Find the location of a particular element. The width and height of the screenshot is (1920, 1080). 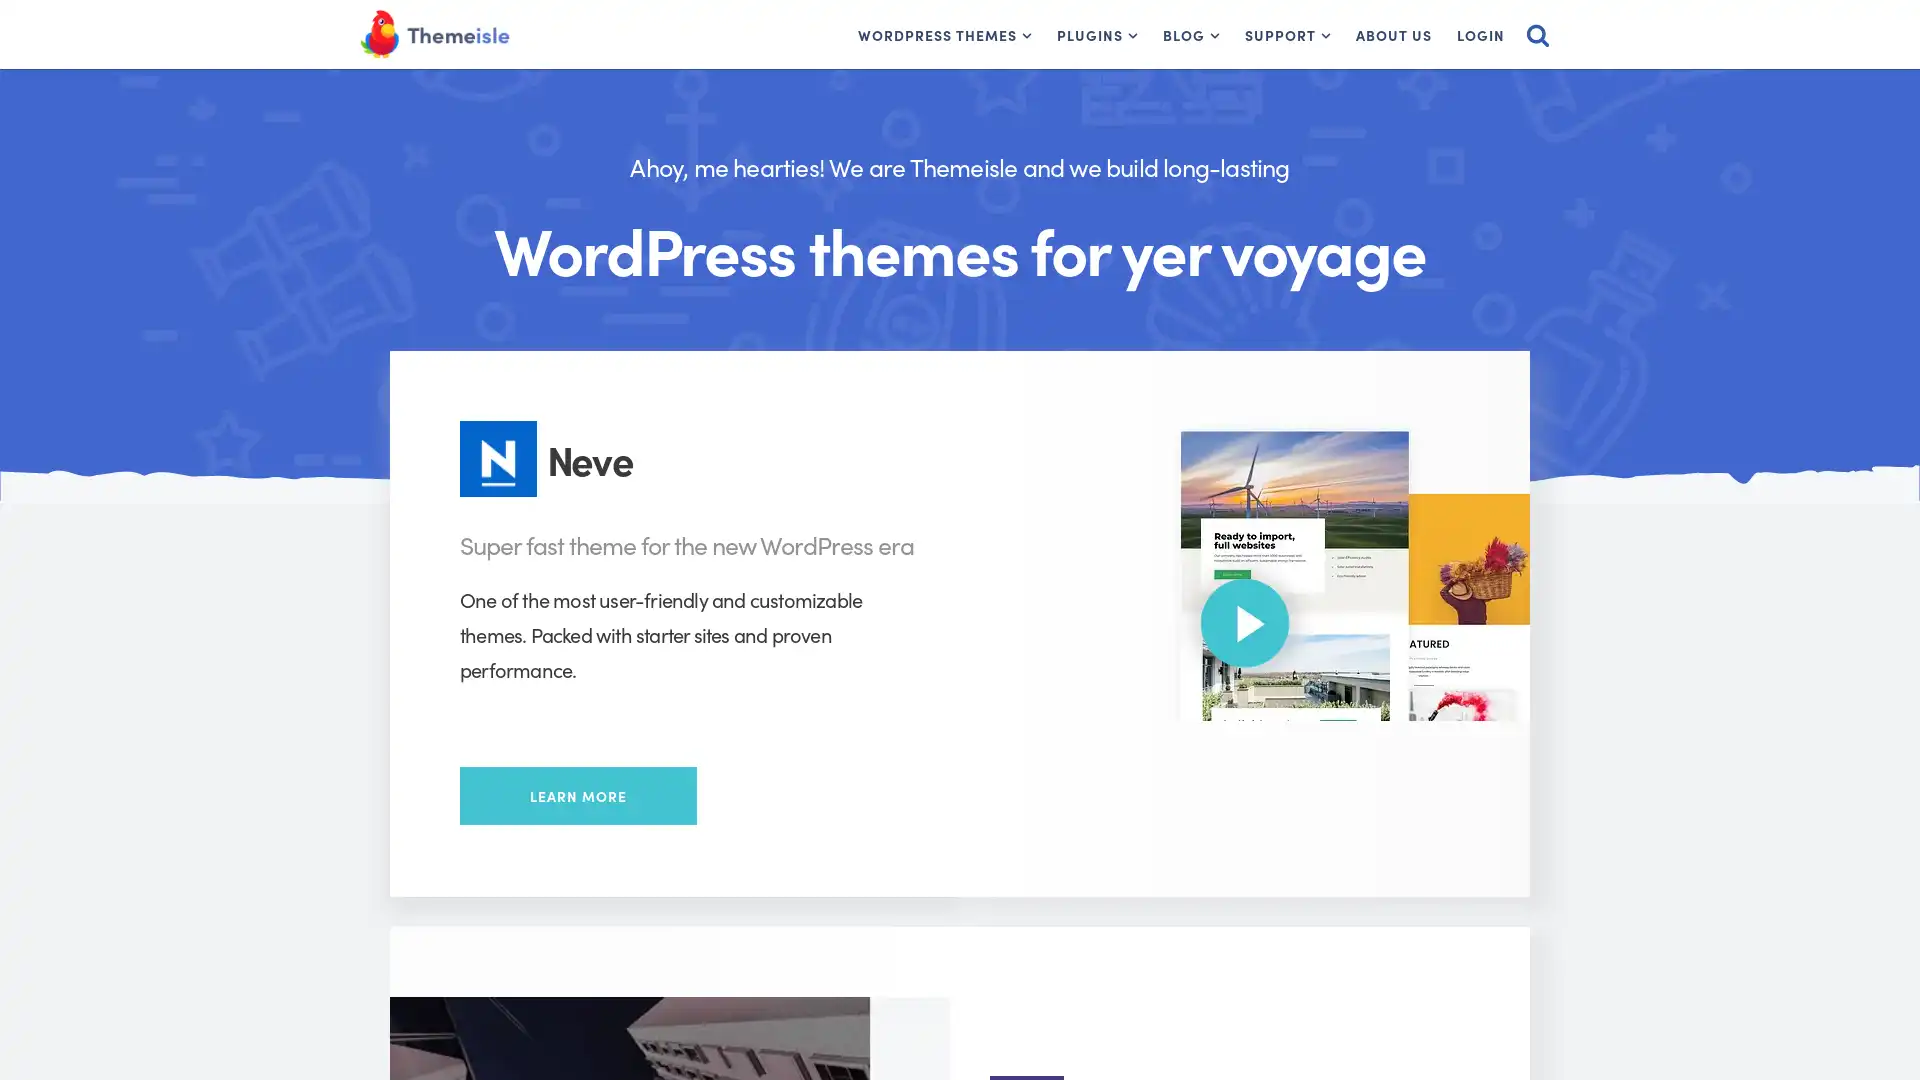

LEARN MORE is located at coordinates (577, 794).